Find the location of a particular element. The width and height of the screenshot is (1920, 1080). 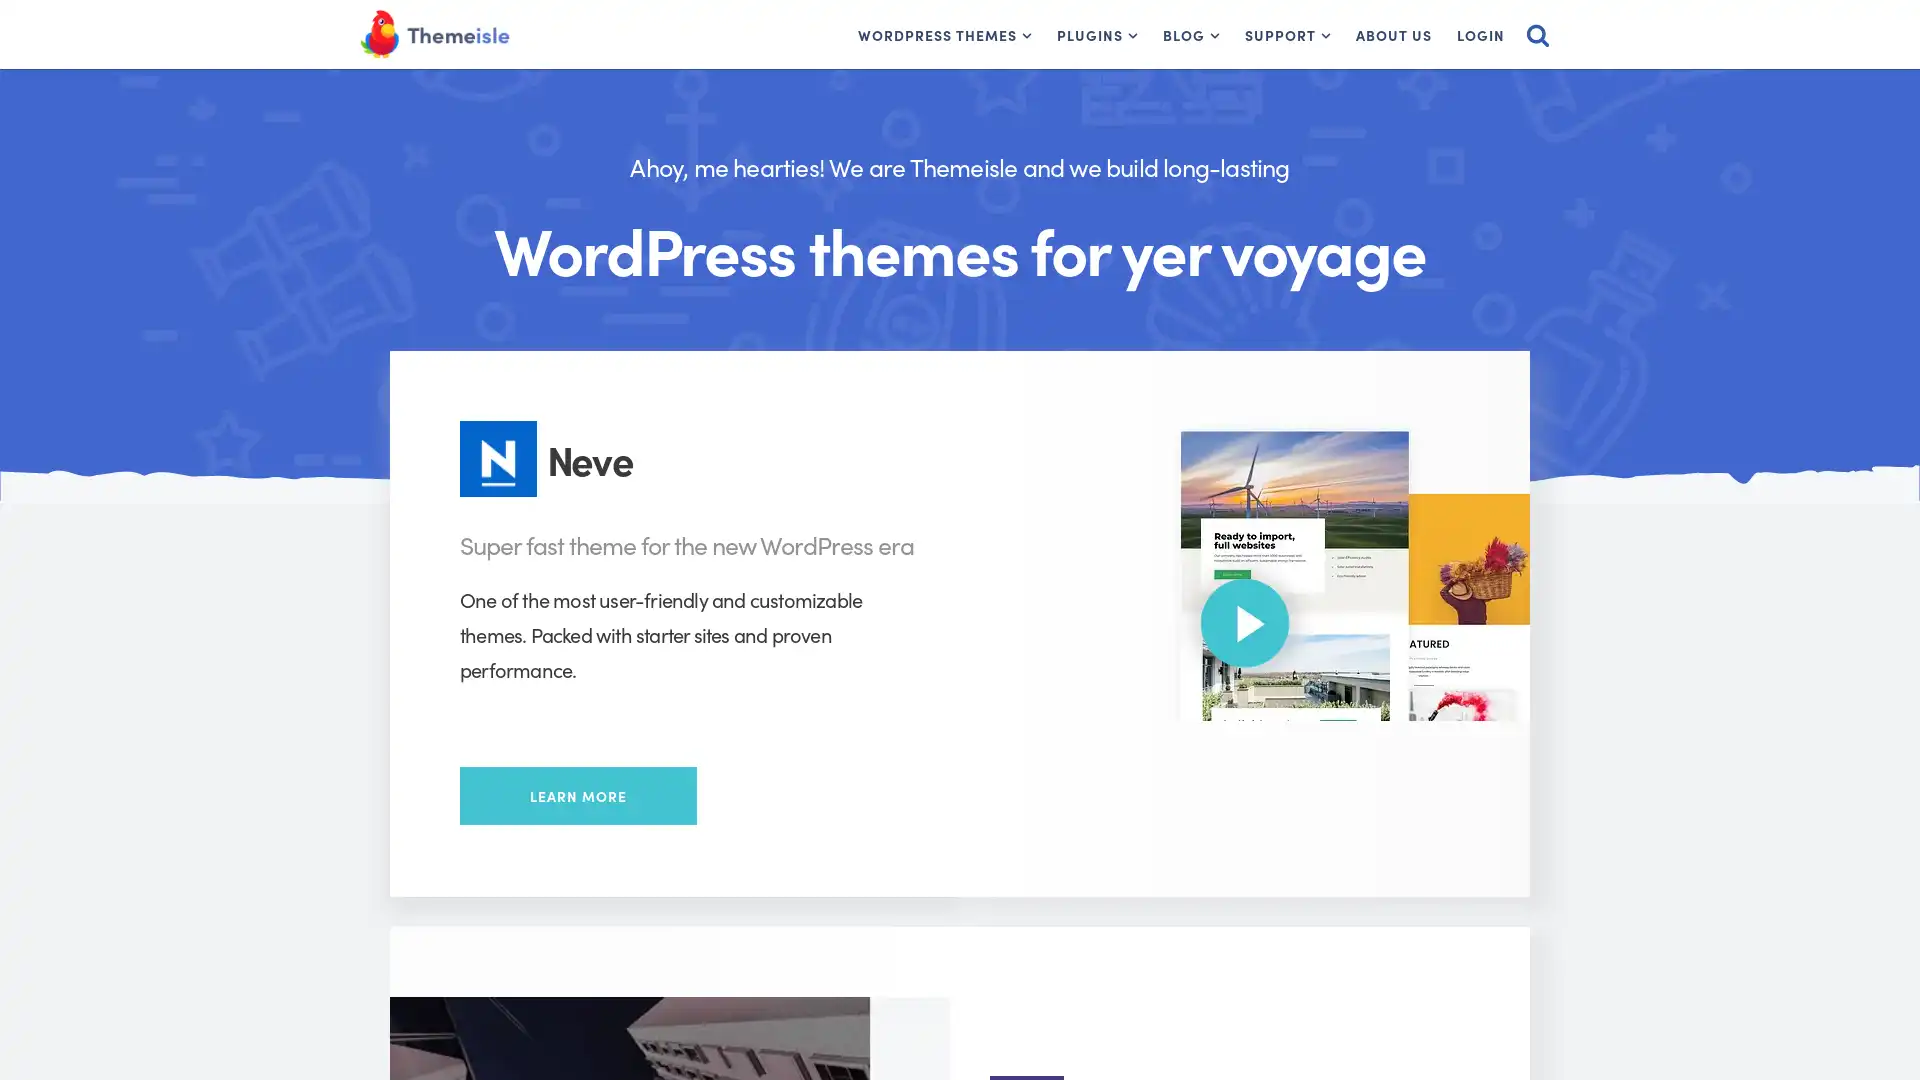

LEARN MORE is located at coordinates (577, 794).